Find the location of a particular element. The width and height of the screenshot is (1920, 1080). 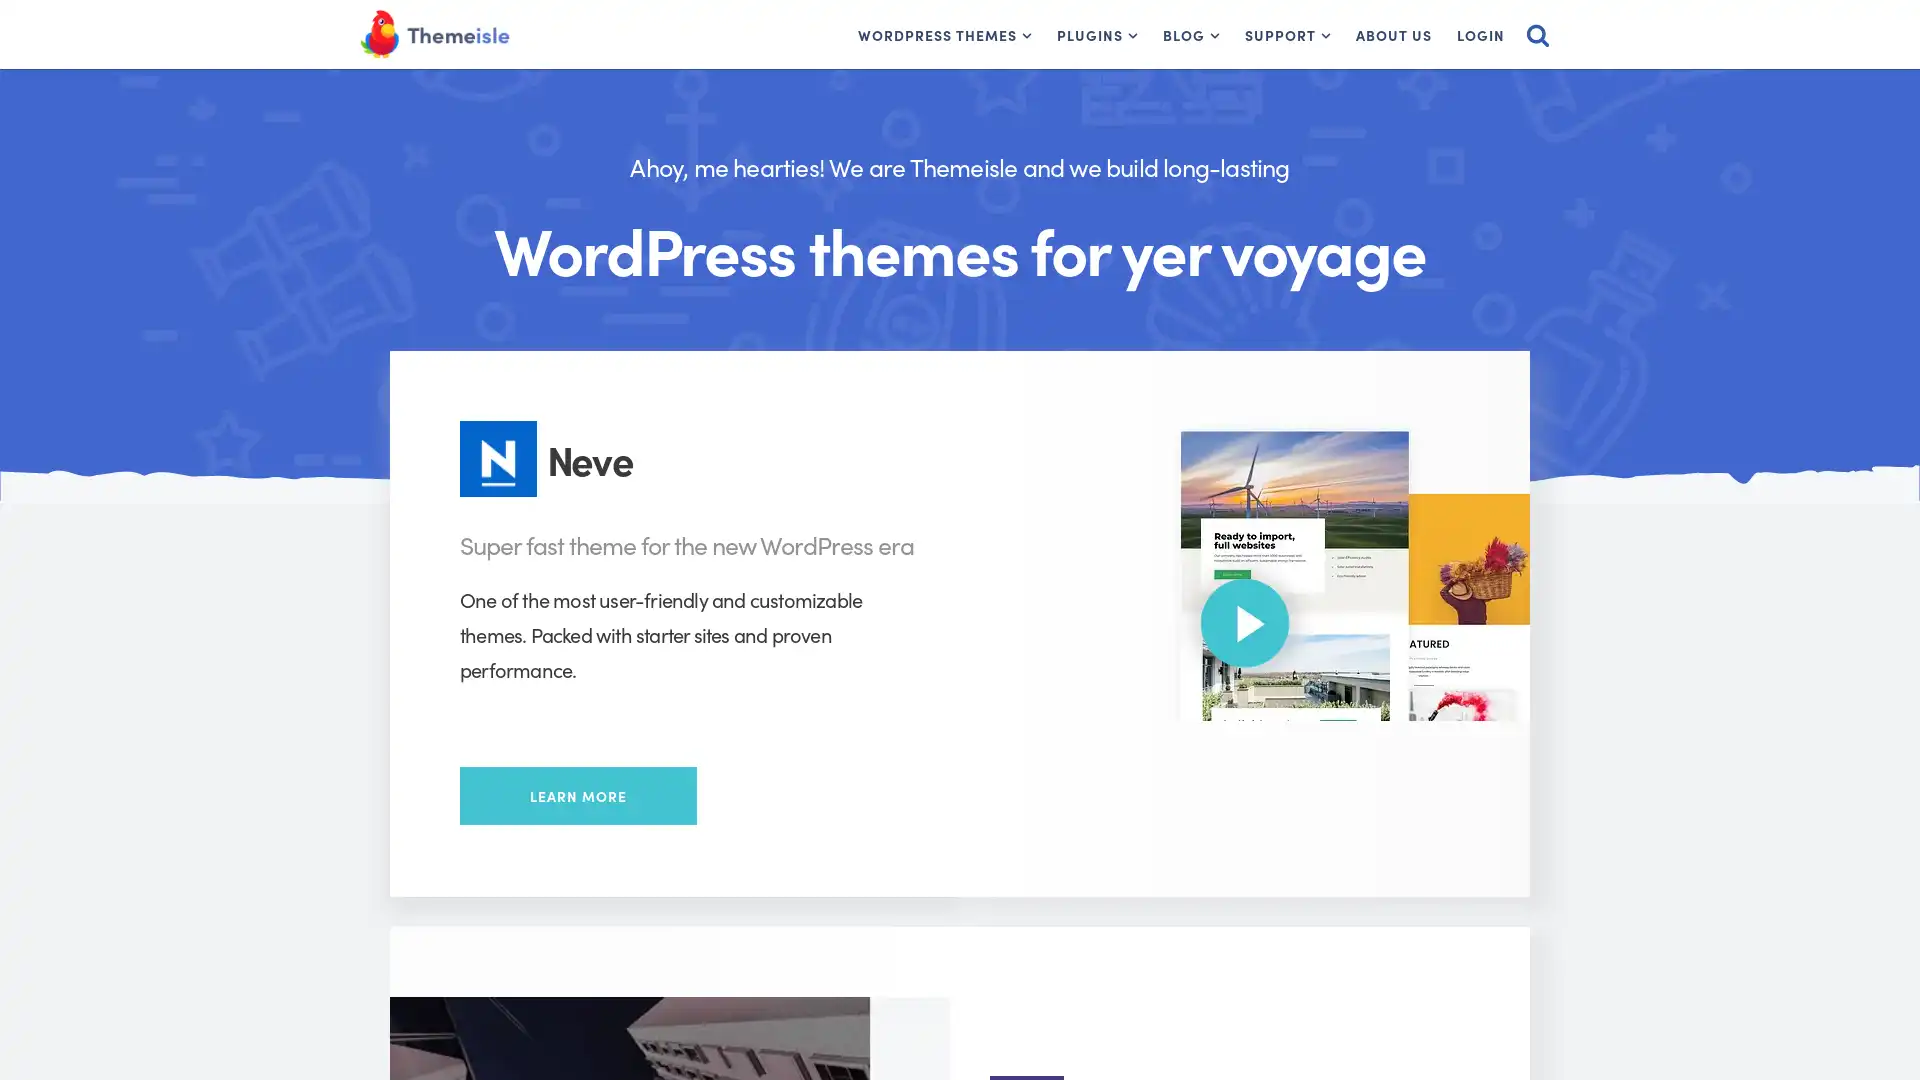

LEARN MORE is located at coordinates (577, 794).